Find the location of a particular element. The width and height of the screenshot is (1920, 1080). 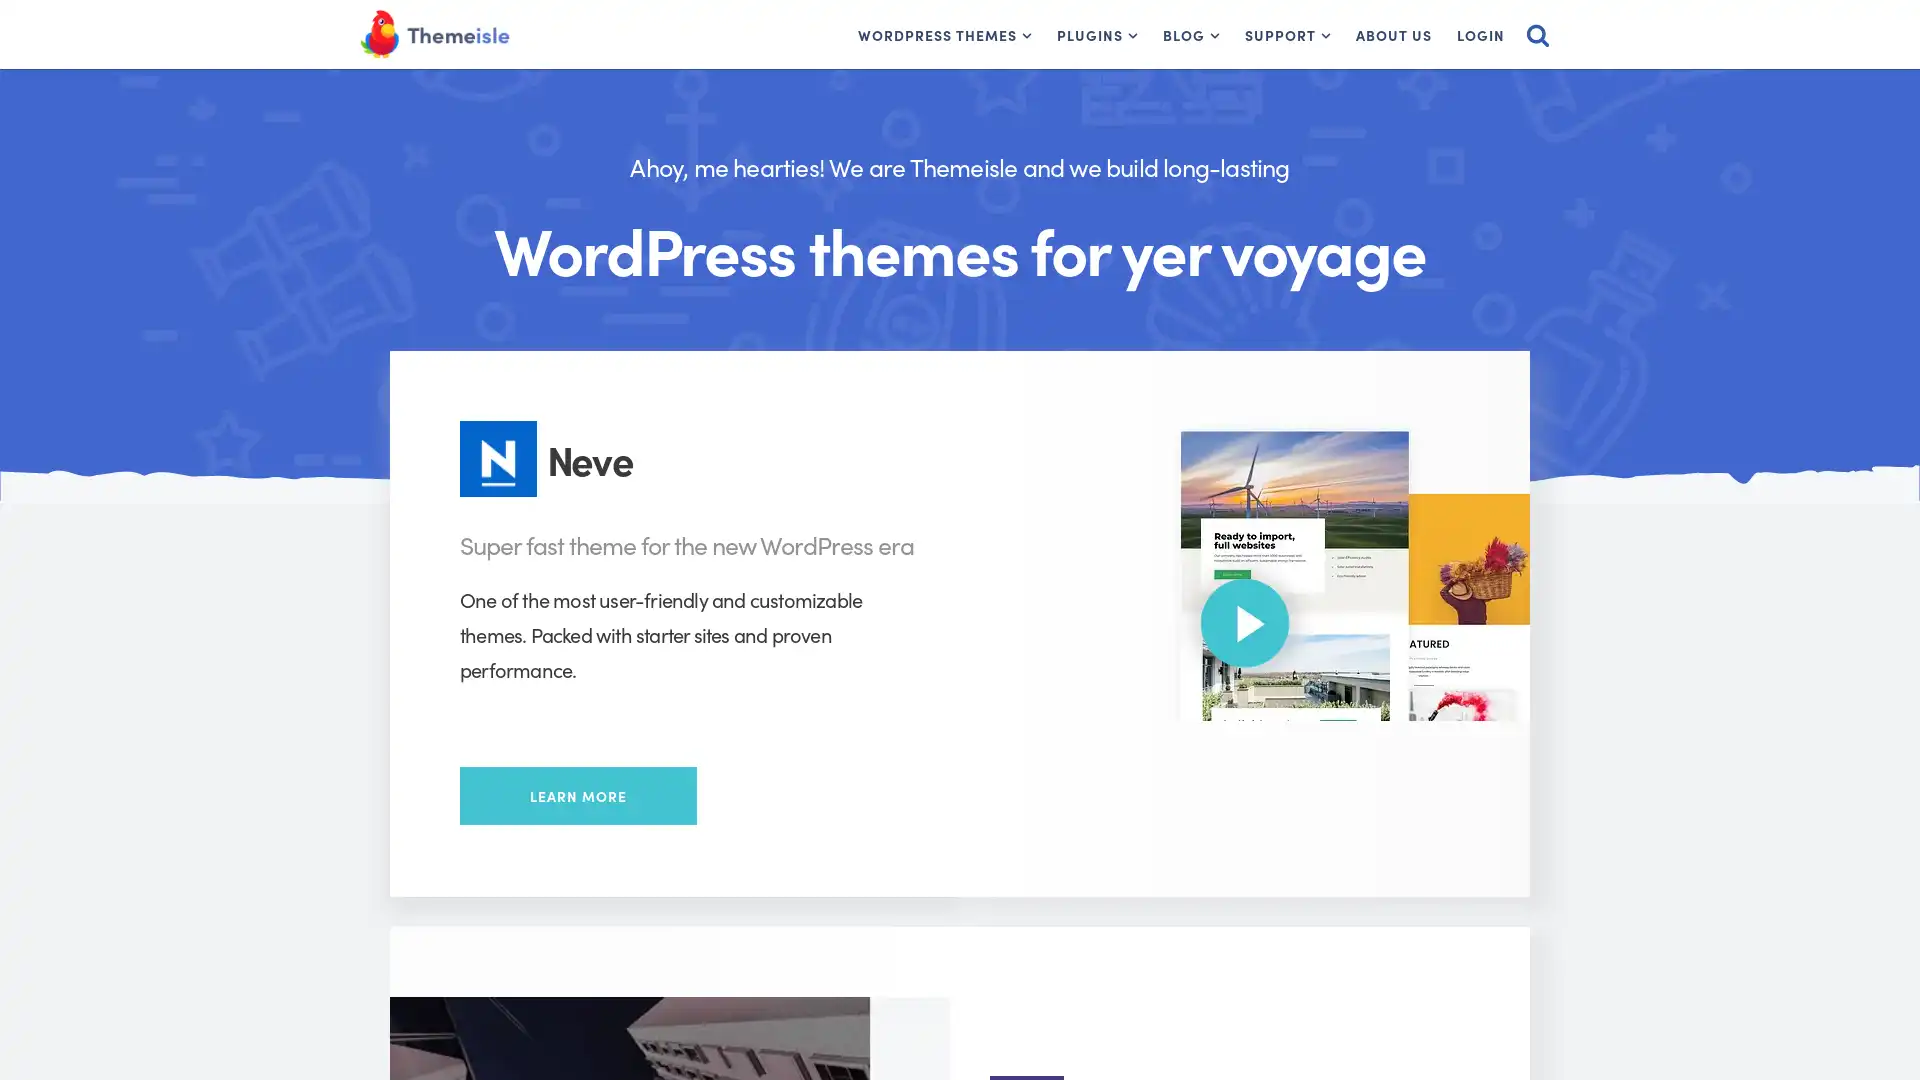

LEARN MORE is located at coordinates (577, 794).